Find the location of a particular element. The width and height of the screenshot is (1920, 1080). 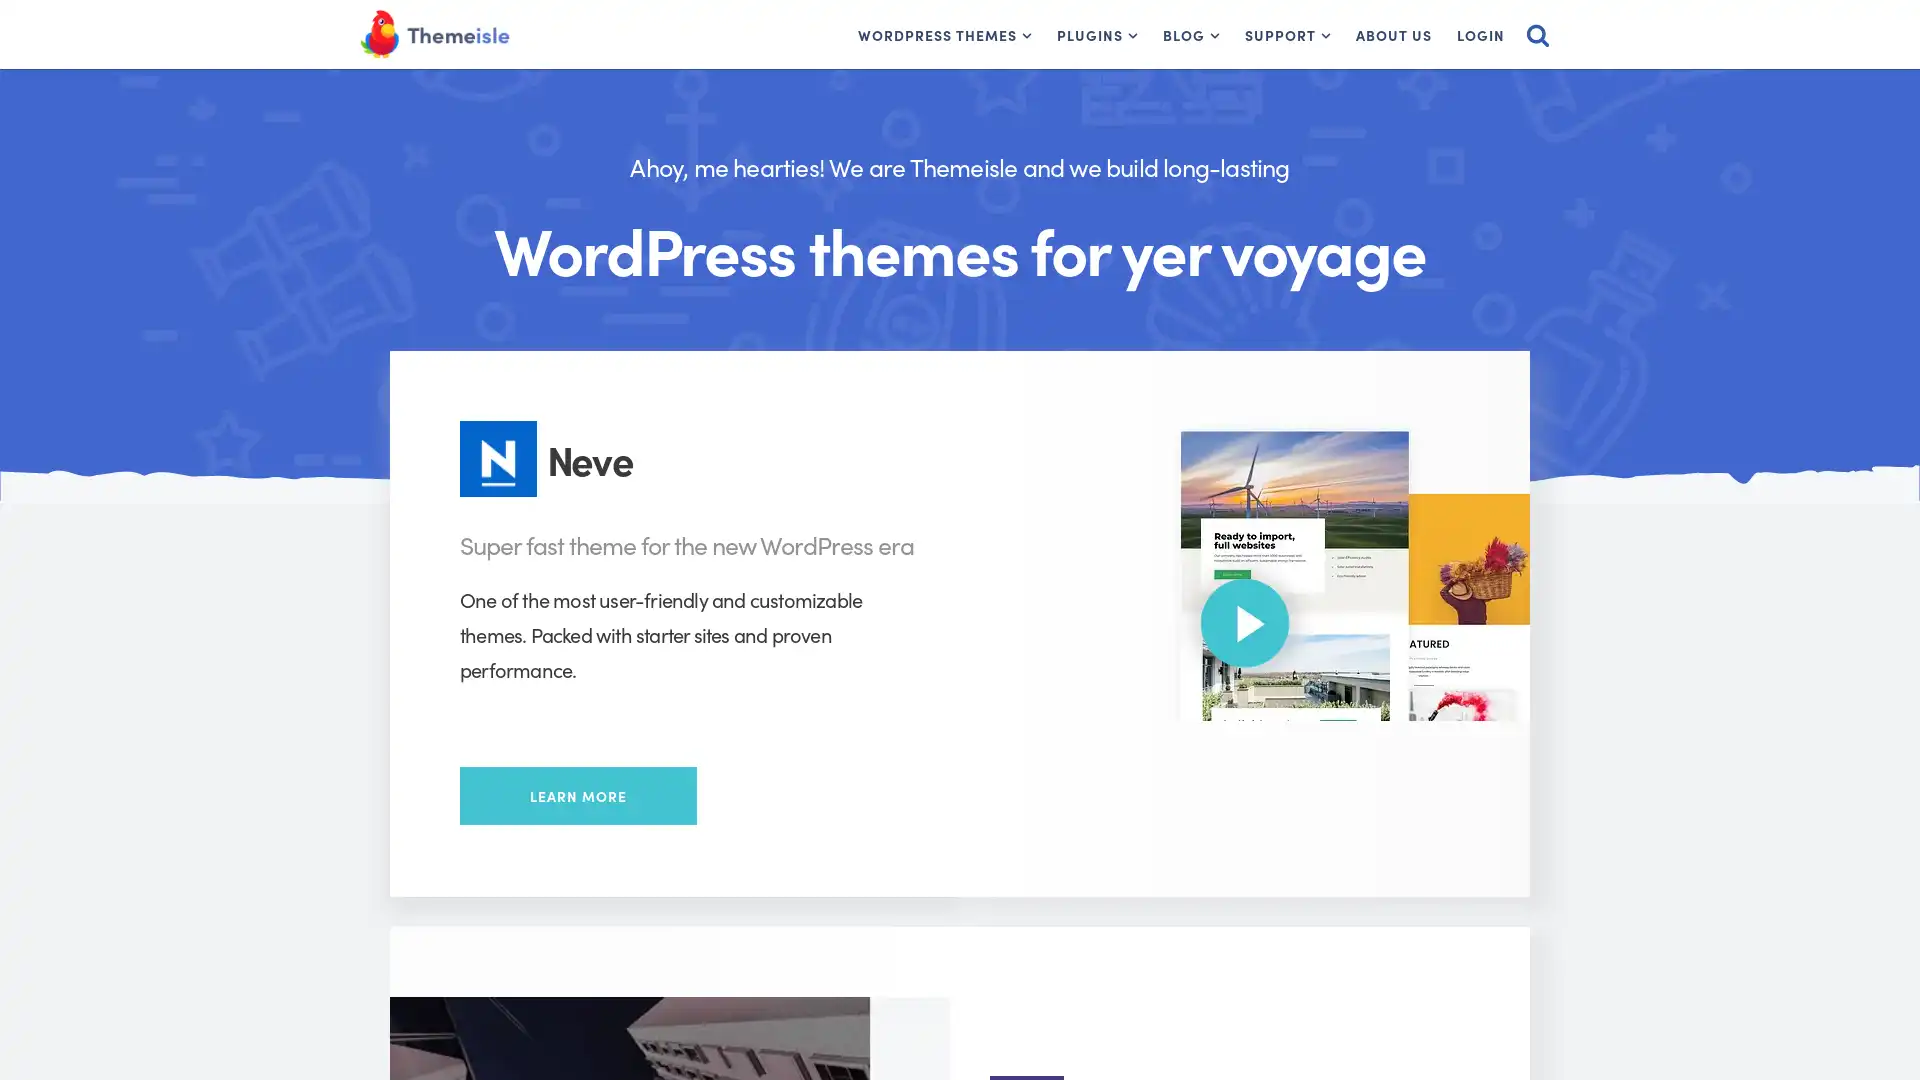

LEARN MORE is located at coordinates (577, 794).